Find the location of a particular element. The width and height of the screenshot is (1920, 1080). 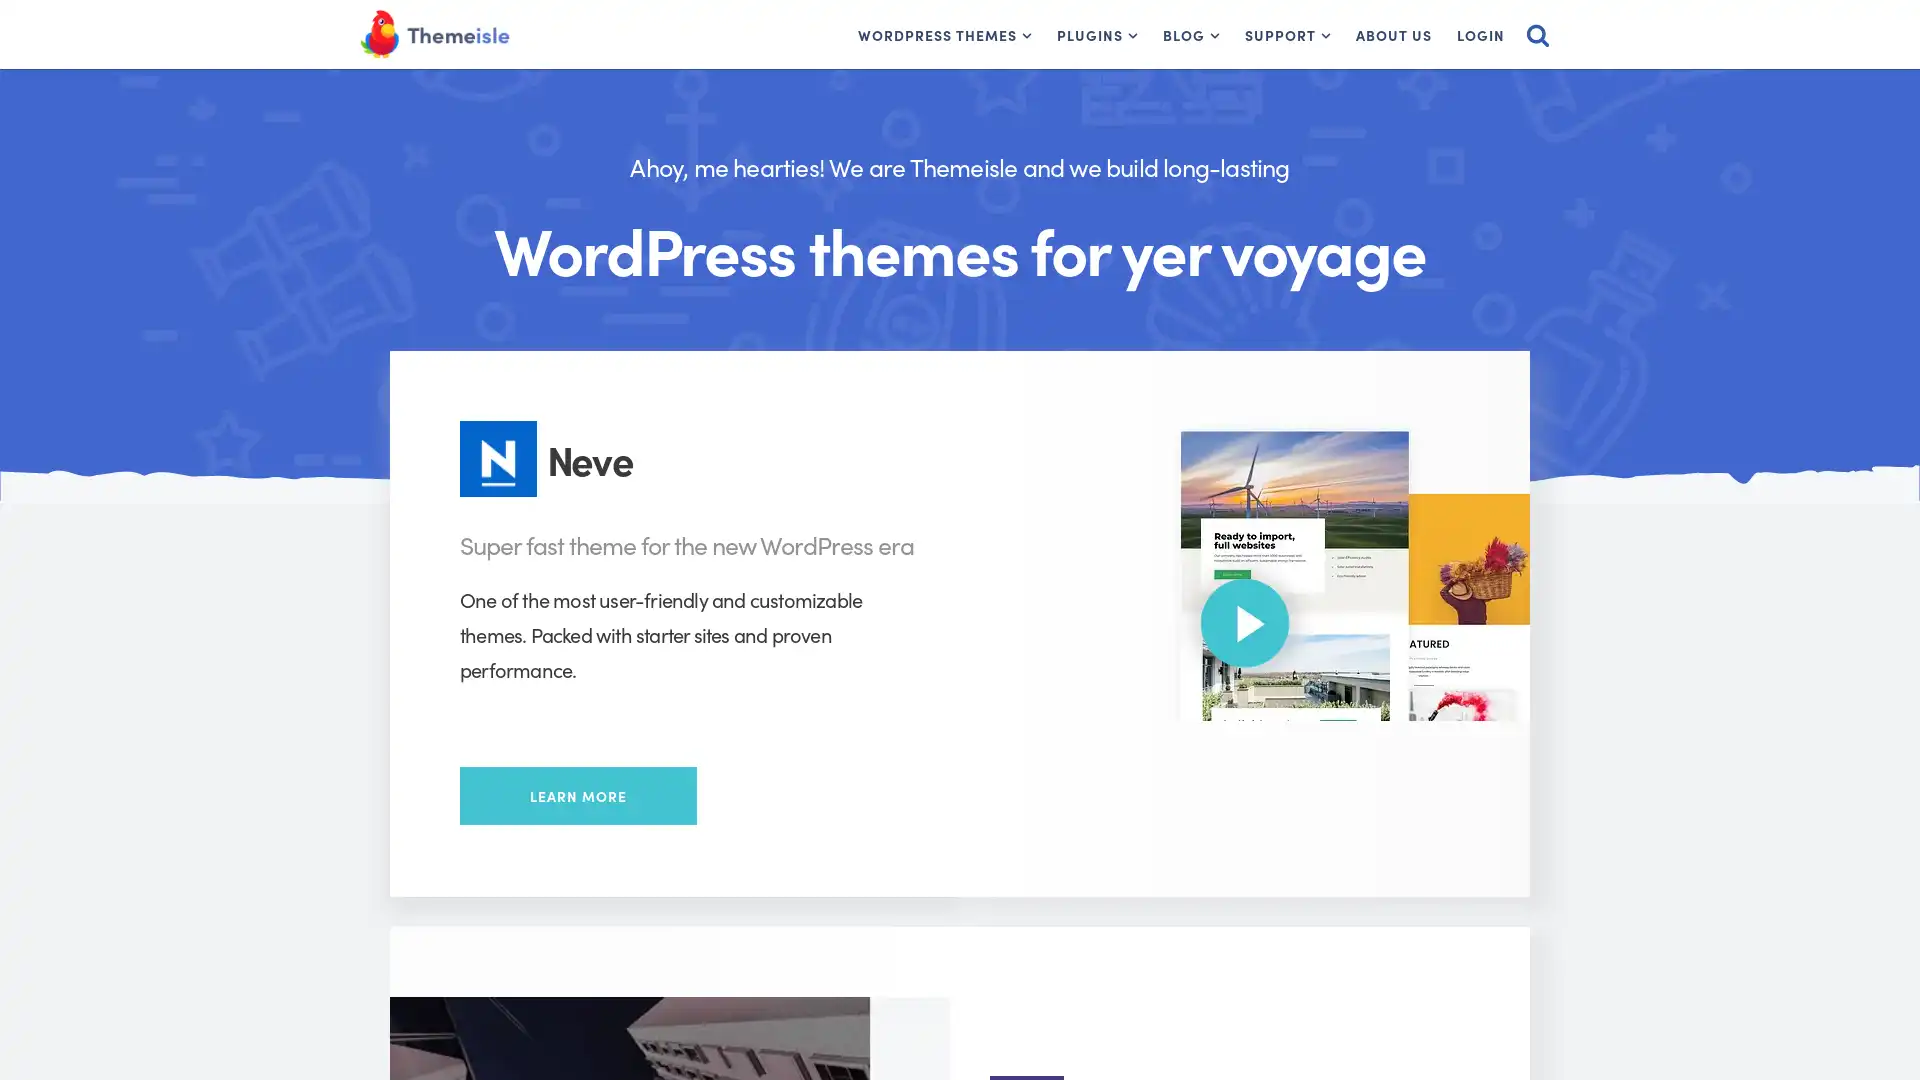

LEARN MORE is located at coordinates (577, 794).